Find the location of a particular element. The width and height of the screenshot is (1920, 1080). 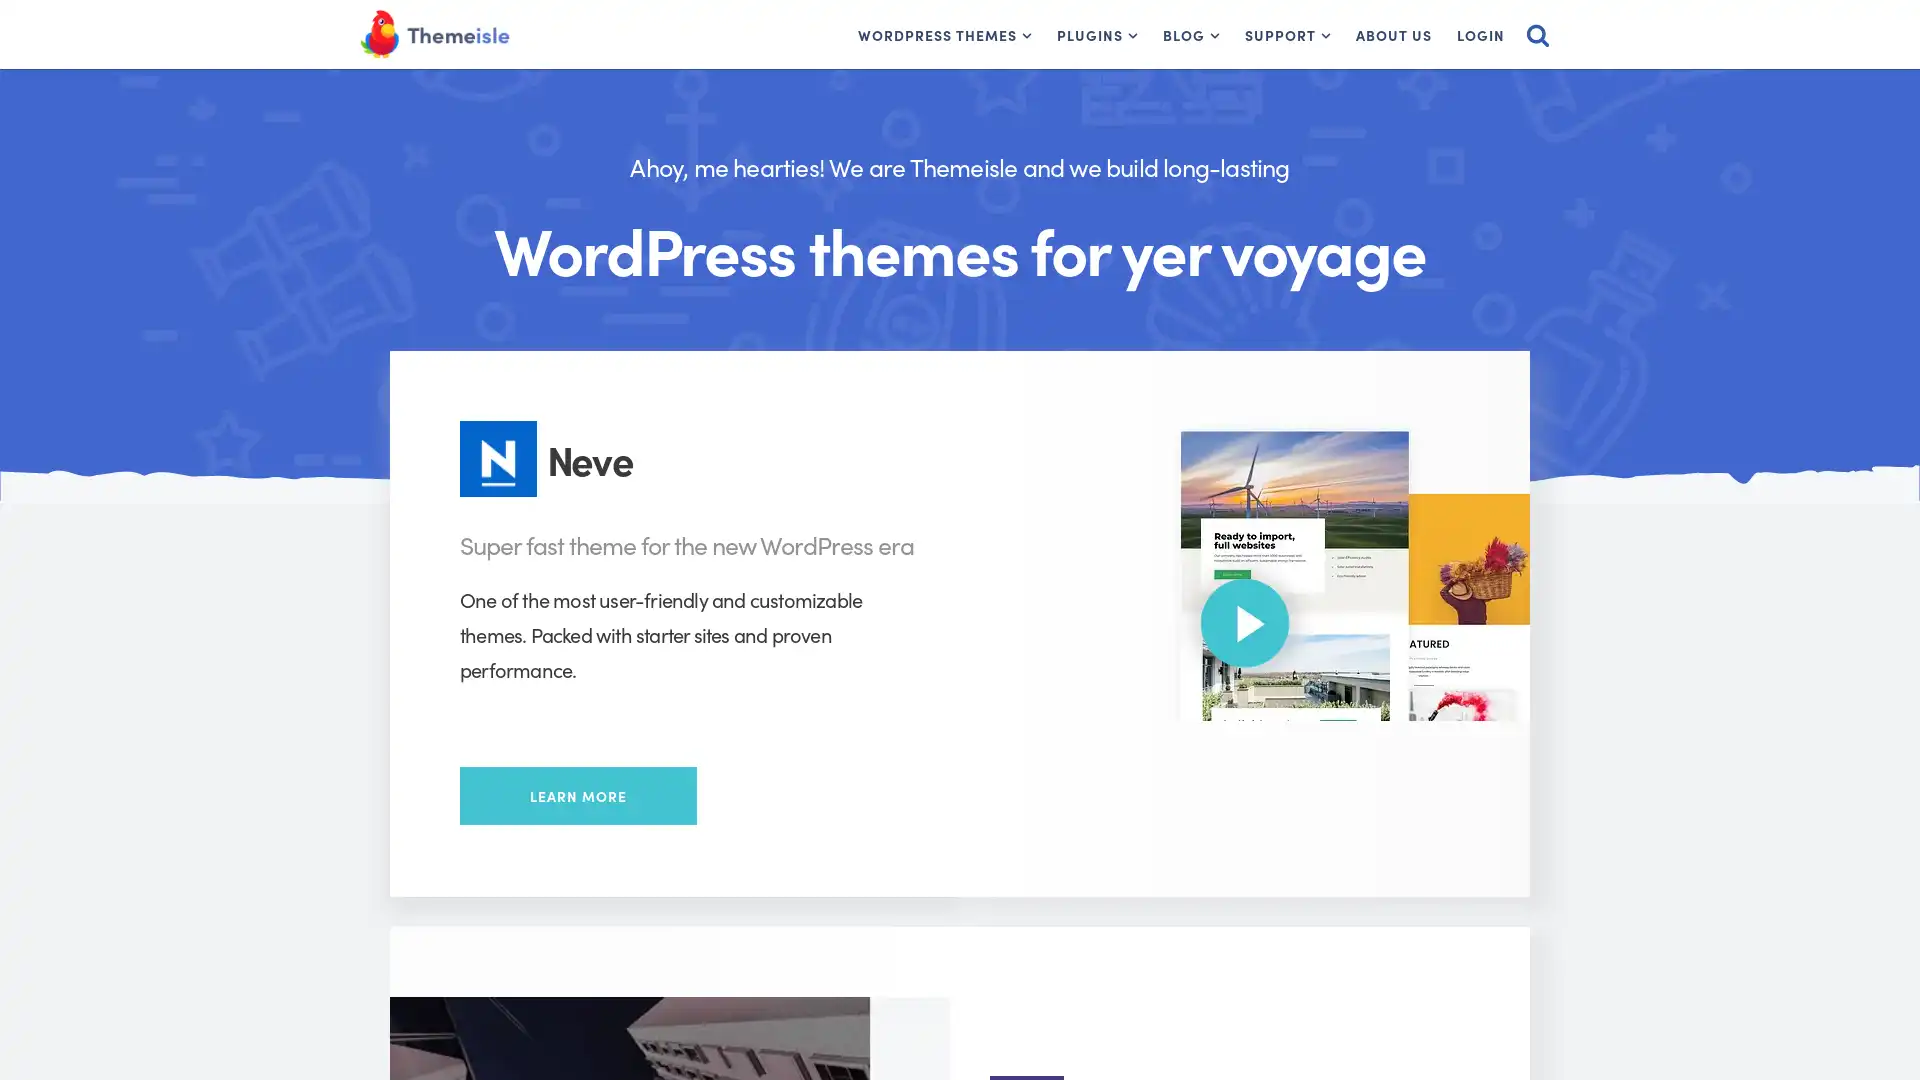

LEARN MORE is located at coordinates (577, 794).